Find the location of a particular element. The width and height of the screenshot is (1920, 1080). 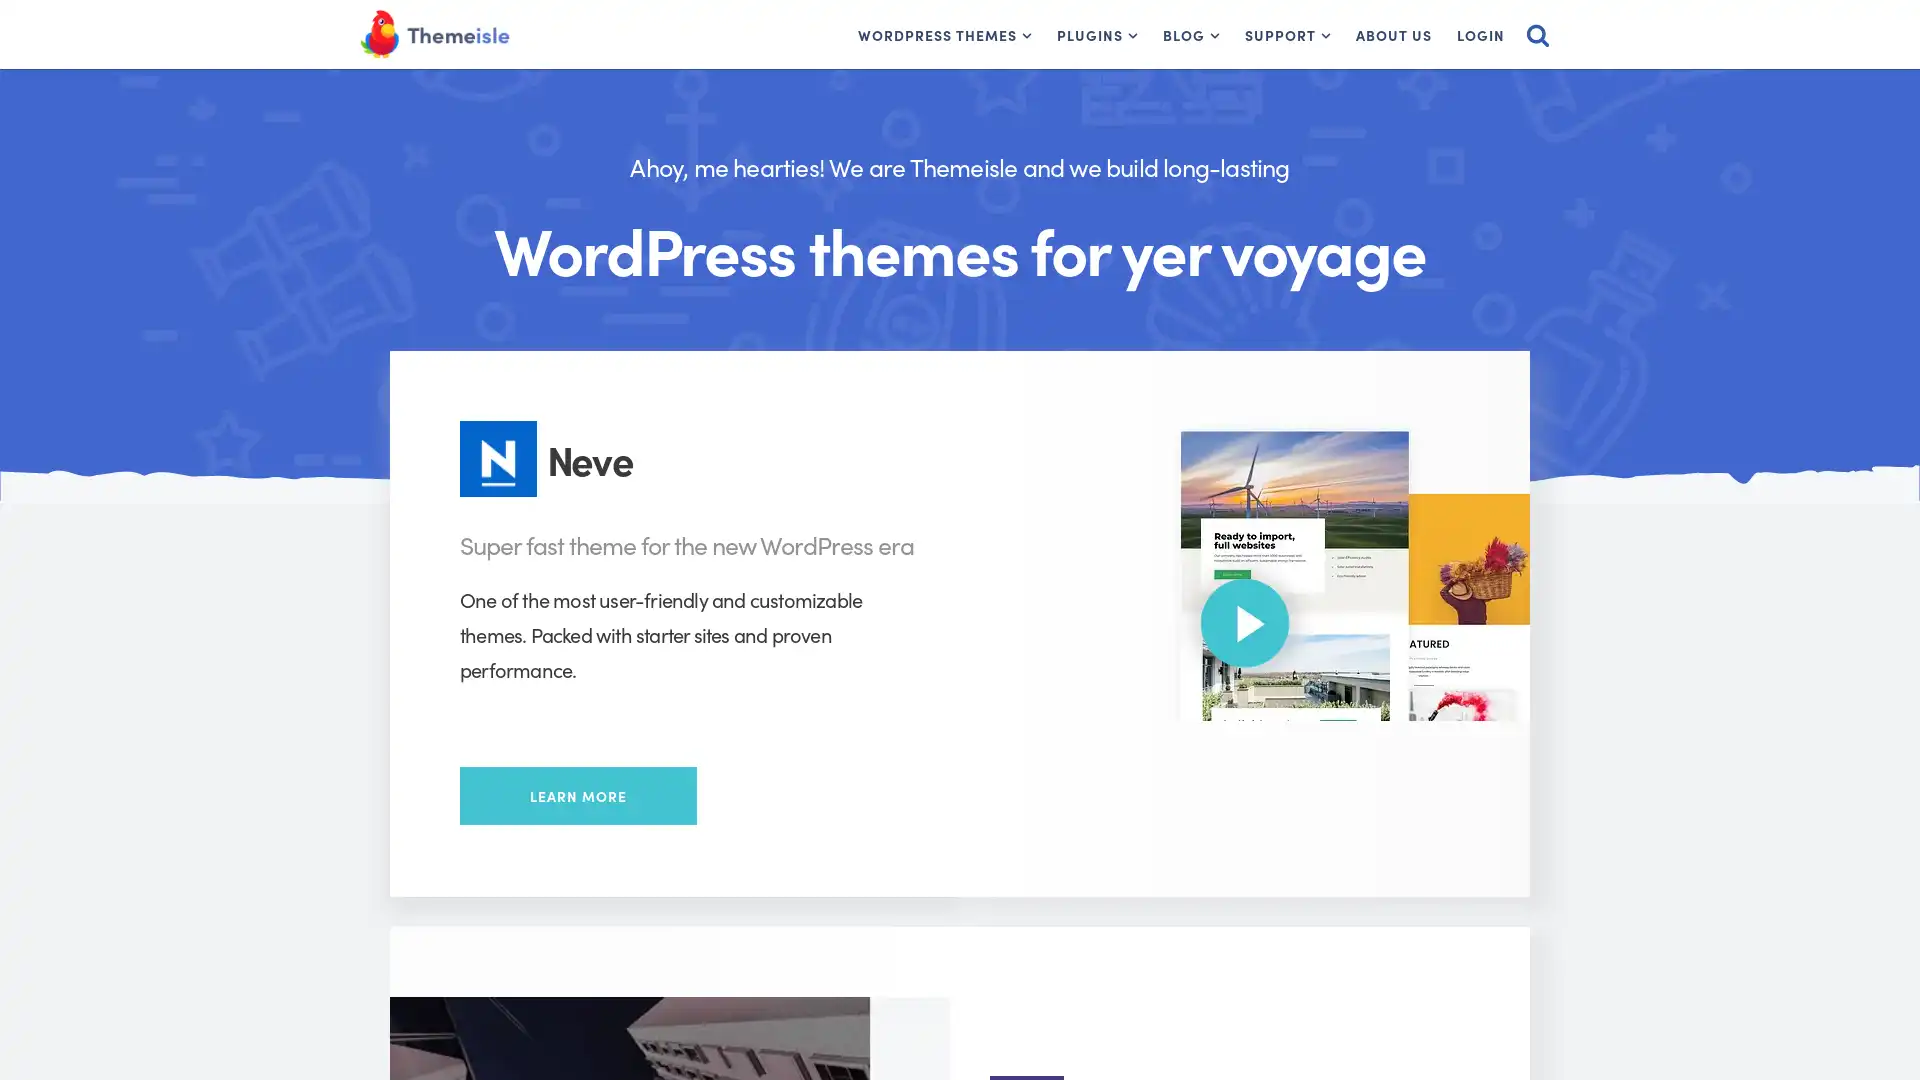

LEARN MORE is located at coordinates (577, 794).